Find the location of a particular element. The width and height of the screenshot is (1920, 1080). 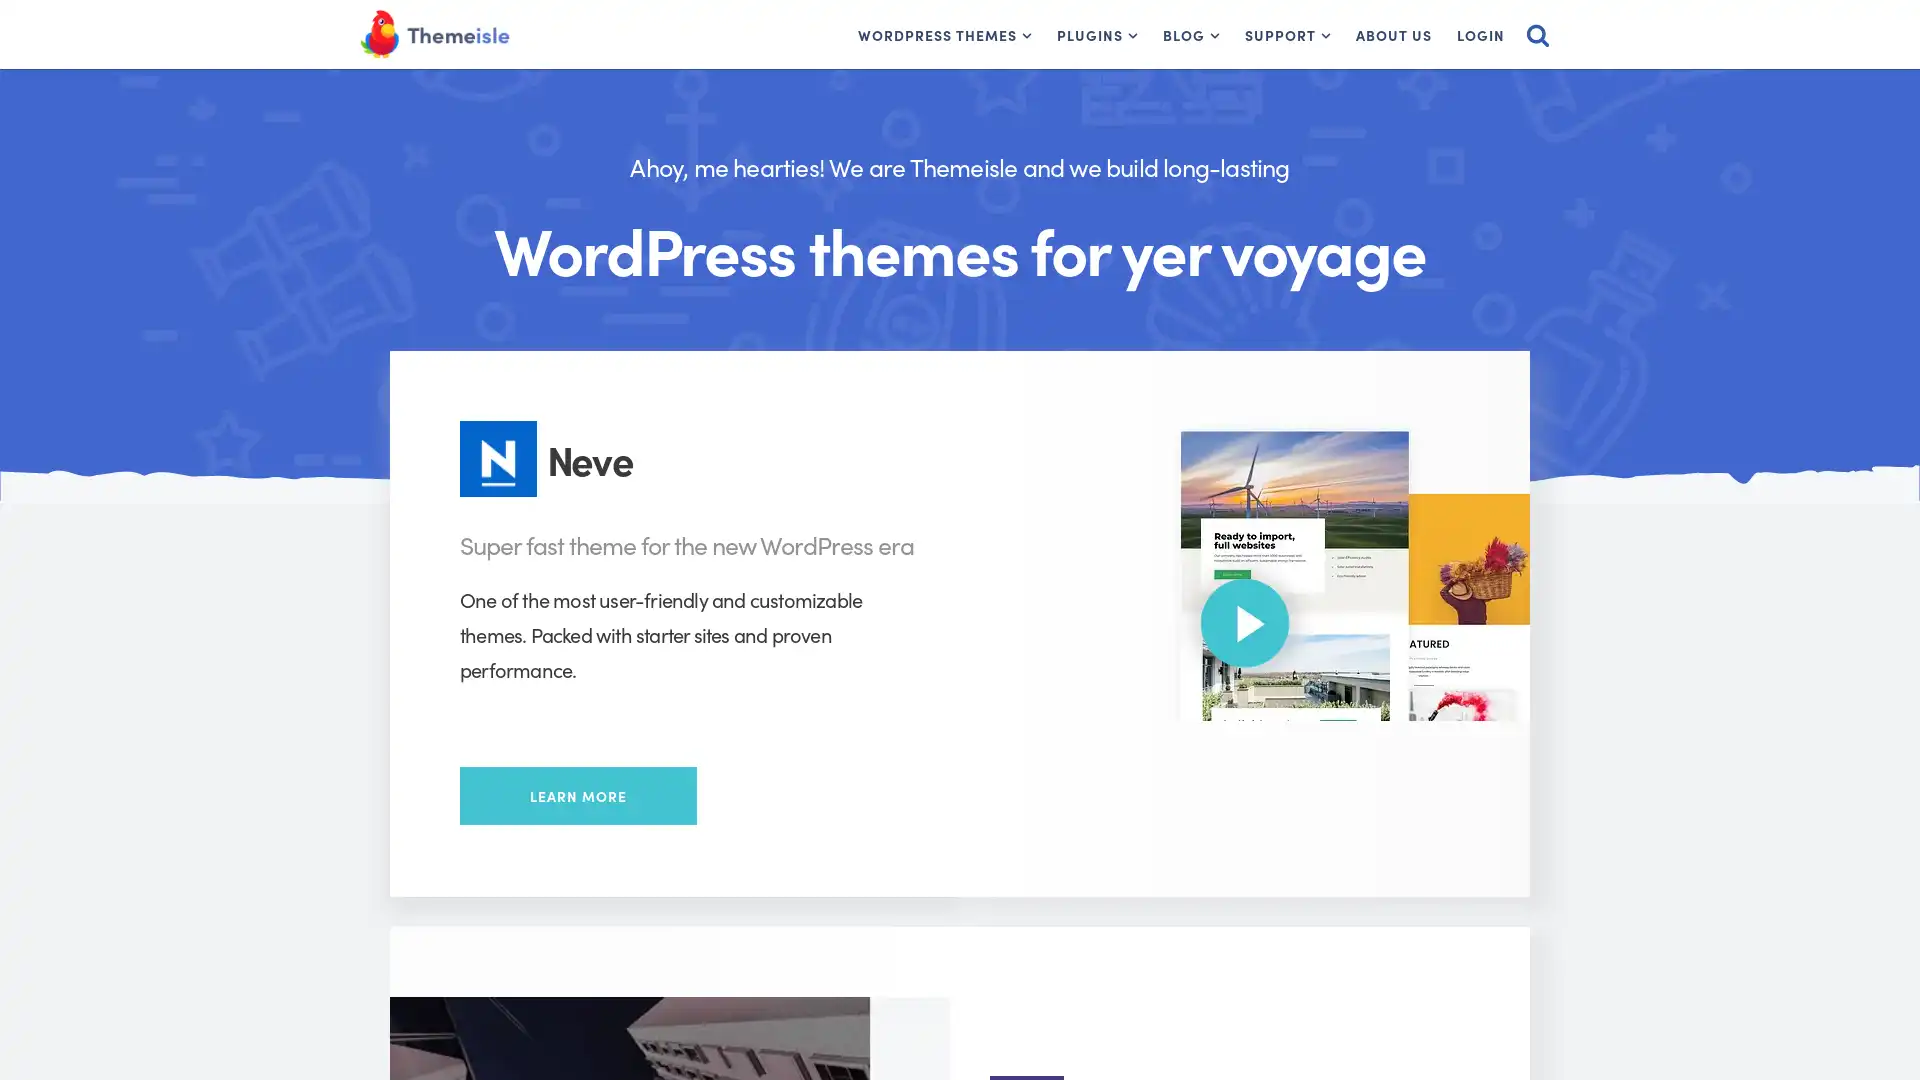

LEARN MORE is located at coordinates (577, 794).